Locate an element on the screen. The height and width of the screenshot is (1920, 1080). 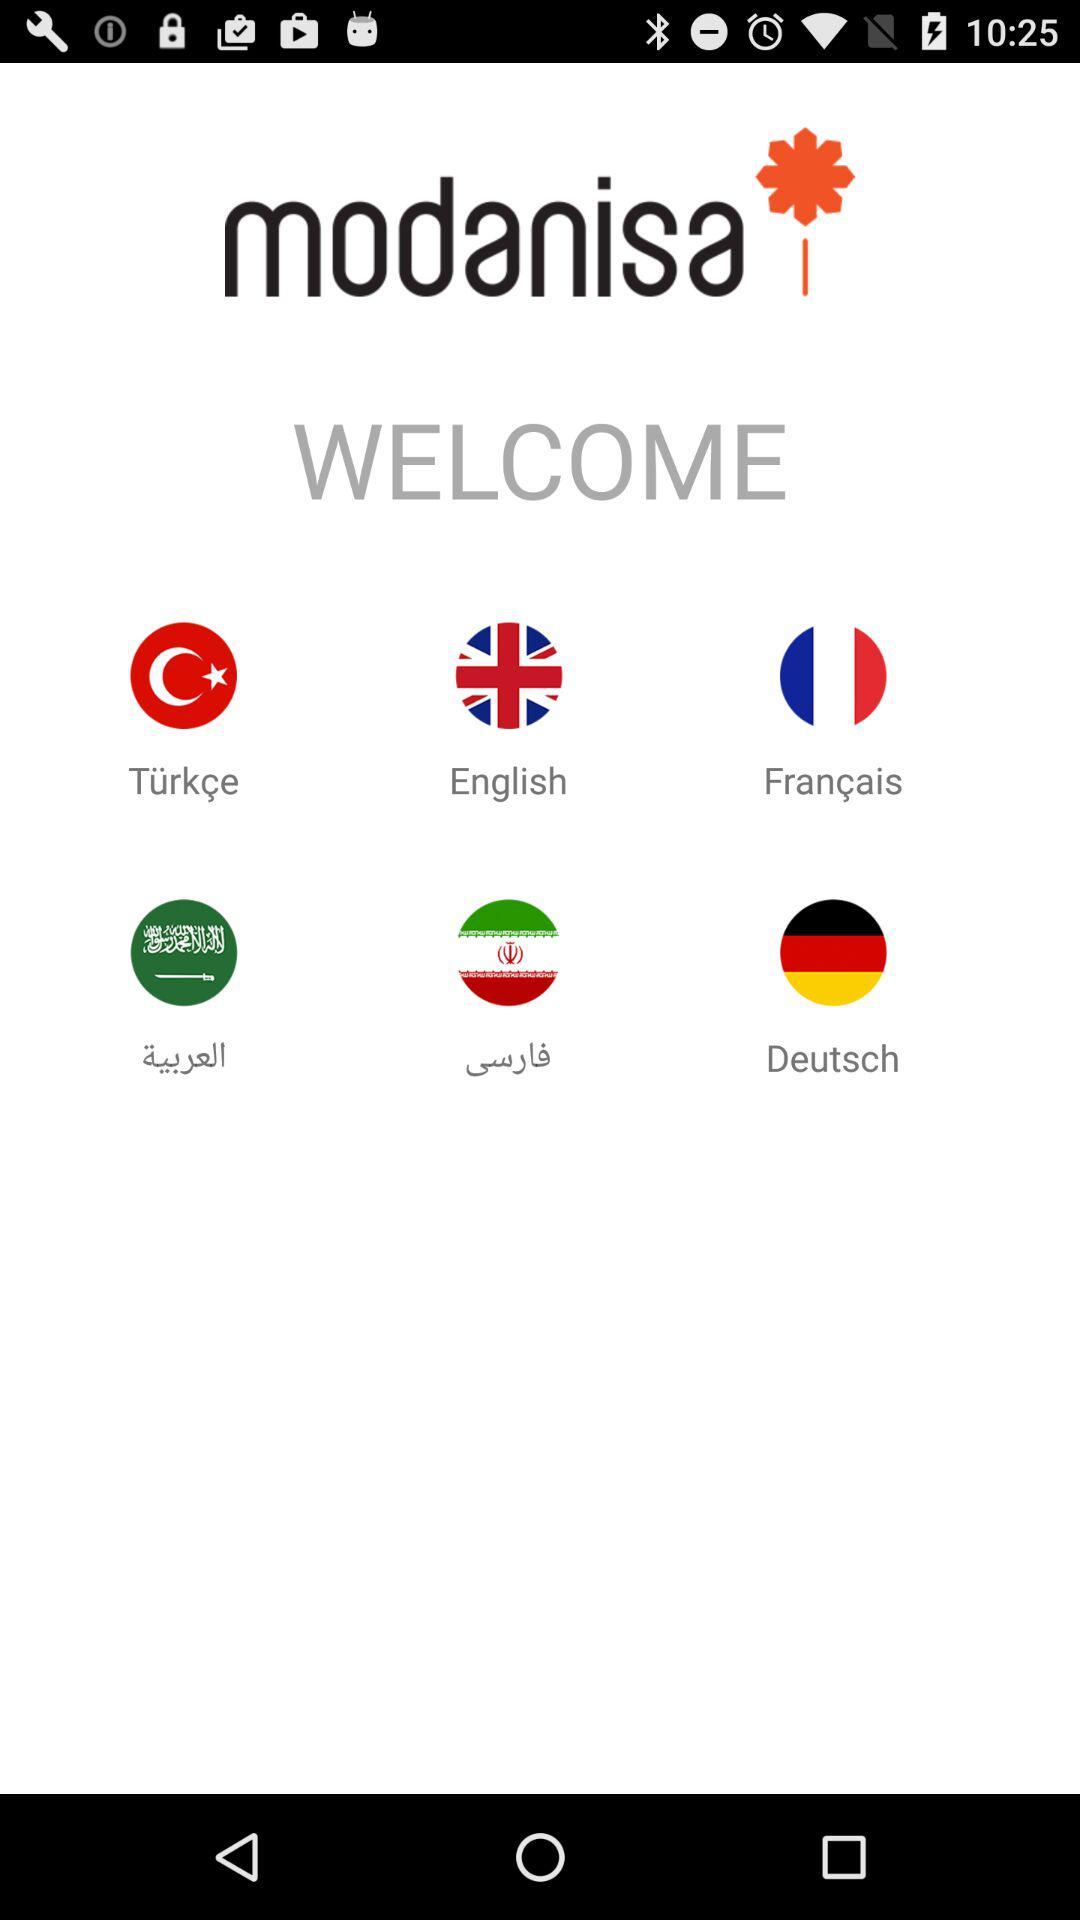
the second logo which is below the welcome is located at coordinates (507, 713).